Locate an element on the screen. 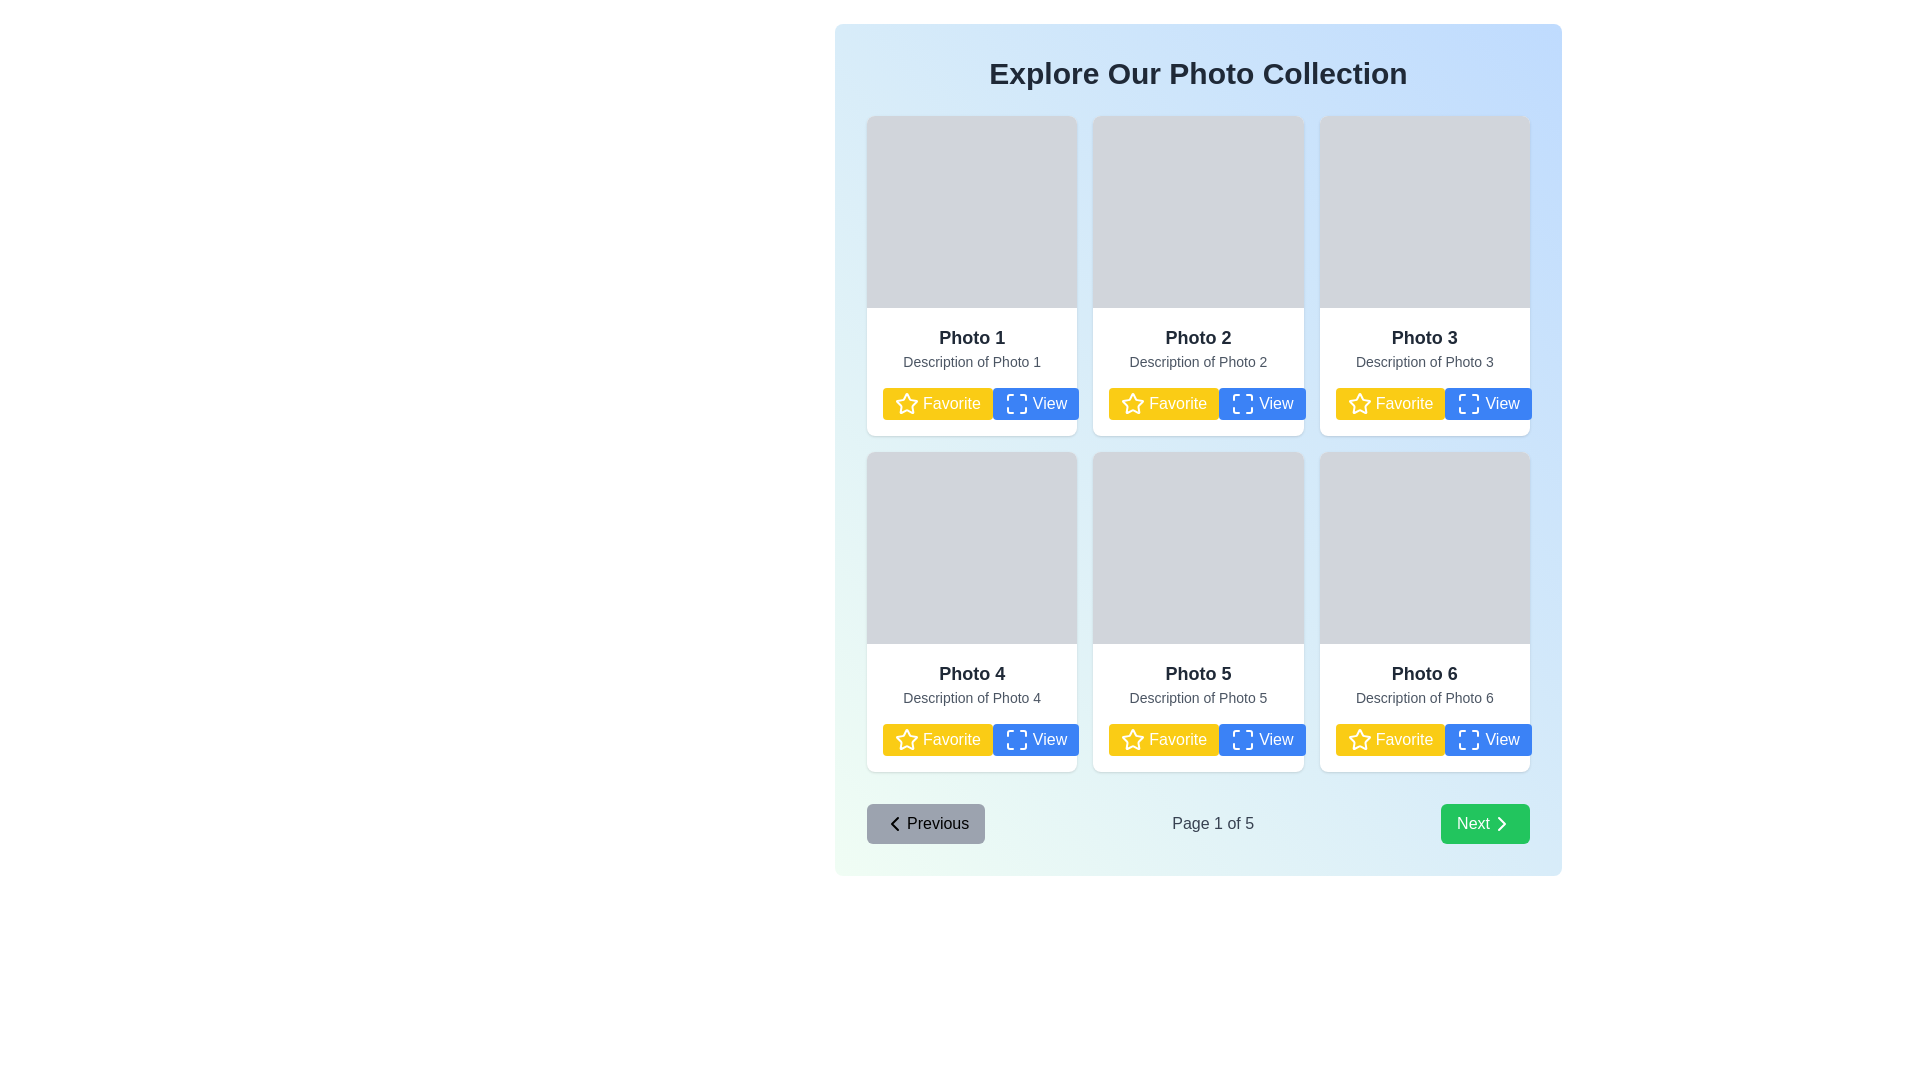 This screenshot has width=1920, height=1080. the blue SVG maximizing icon located next to the 'View' text within the button in the second column of the first row of a 3x2 grid layout is located at coordinates (1016, 404).